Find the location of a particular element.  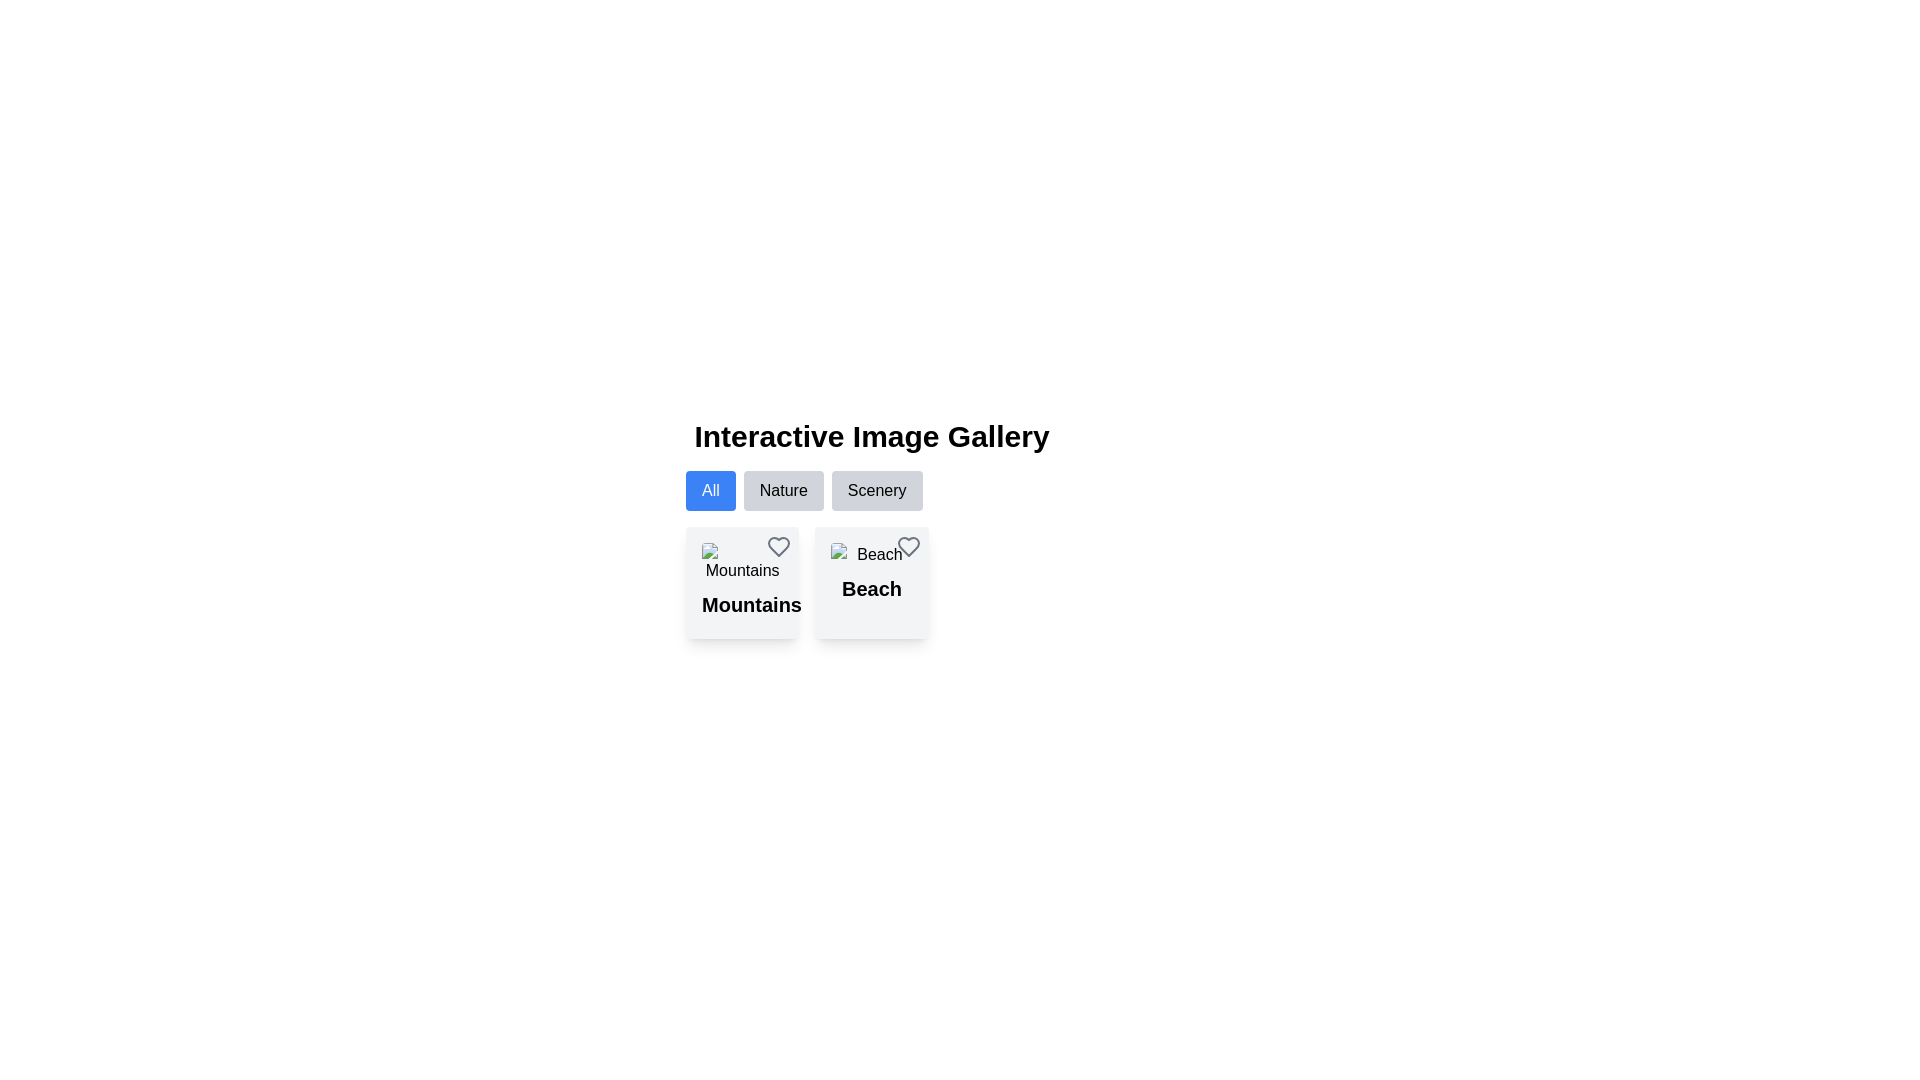

the 'Nature' button, which is a rectangular button with rounded corners and a light gray background, located between the 'All' button and the 'Scenery' button in the Interactive Image Gallery is located at coordinates (782, 490).